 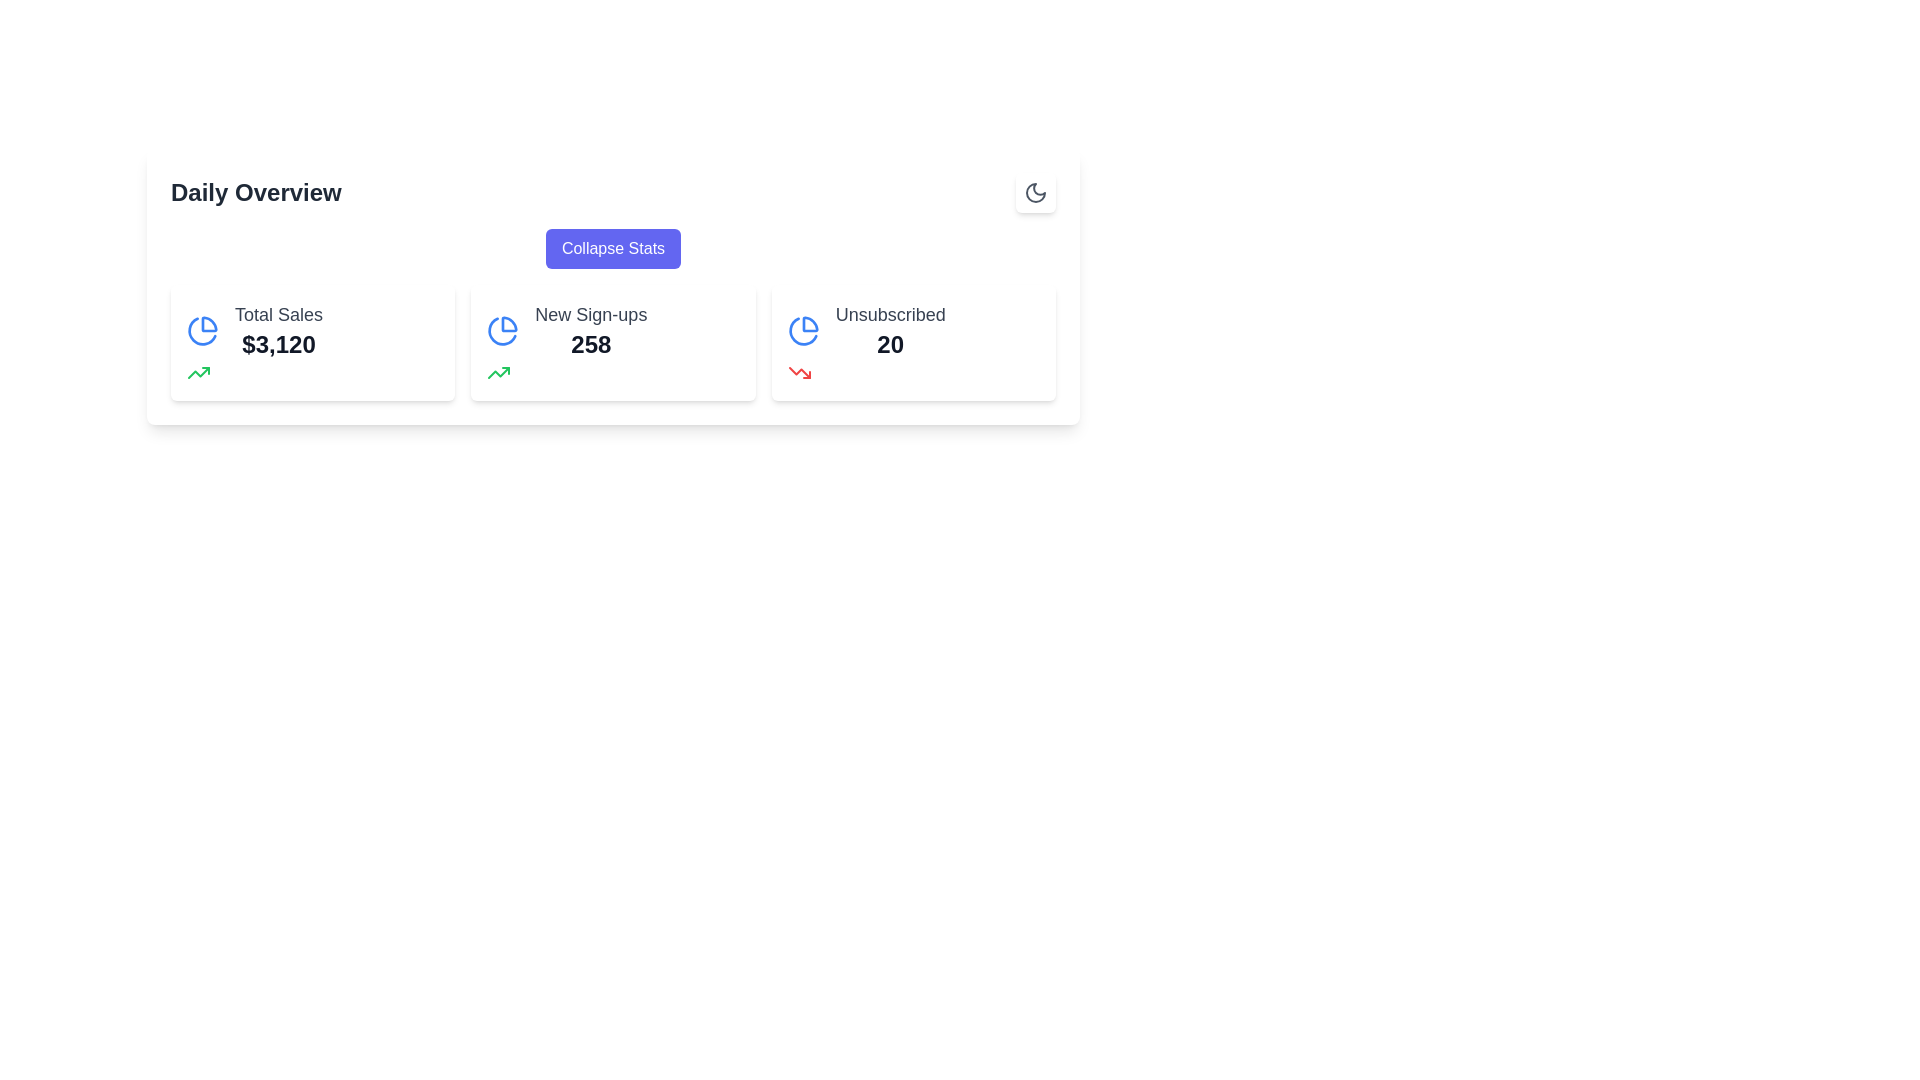 I want to click on the green upward-pointing trend arrow icon in the 'Total Sales' widget located in the 'Daily Overview' section, so click(x=499, y=373).